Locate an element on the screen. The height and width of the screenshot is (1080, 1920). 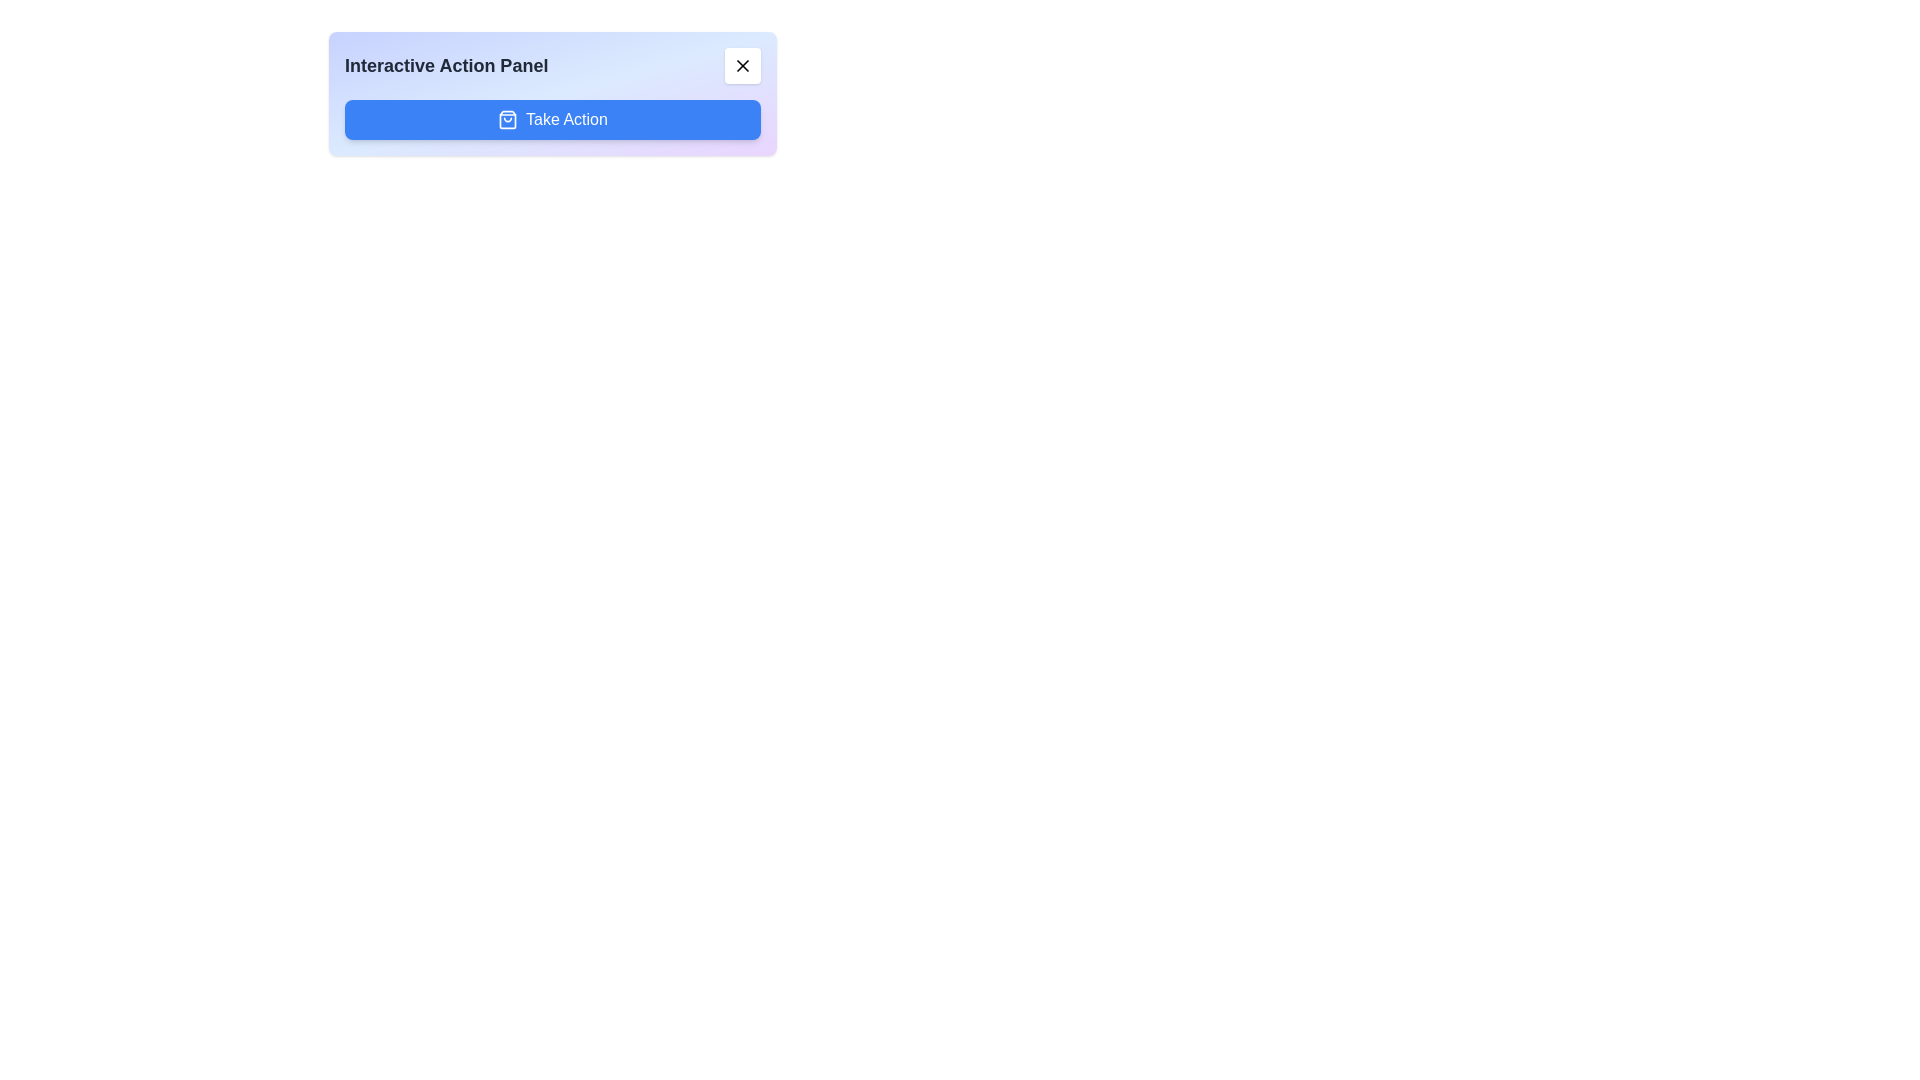
the composite UI label element that combines the 'Take Action' text and a shopping bag icon, styled in white on a blue background and appearing button-like is located at coordinates (552, 119).